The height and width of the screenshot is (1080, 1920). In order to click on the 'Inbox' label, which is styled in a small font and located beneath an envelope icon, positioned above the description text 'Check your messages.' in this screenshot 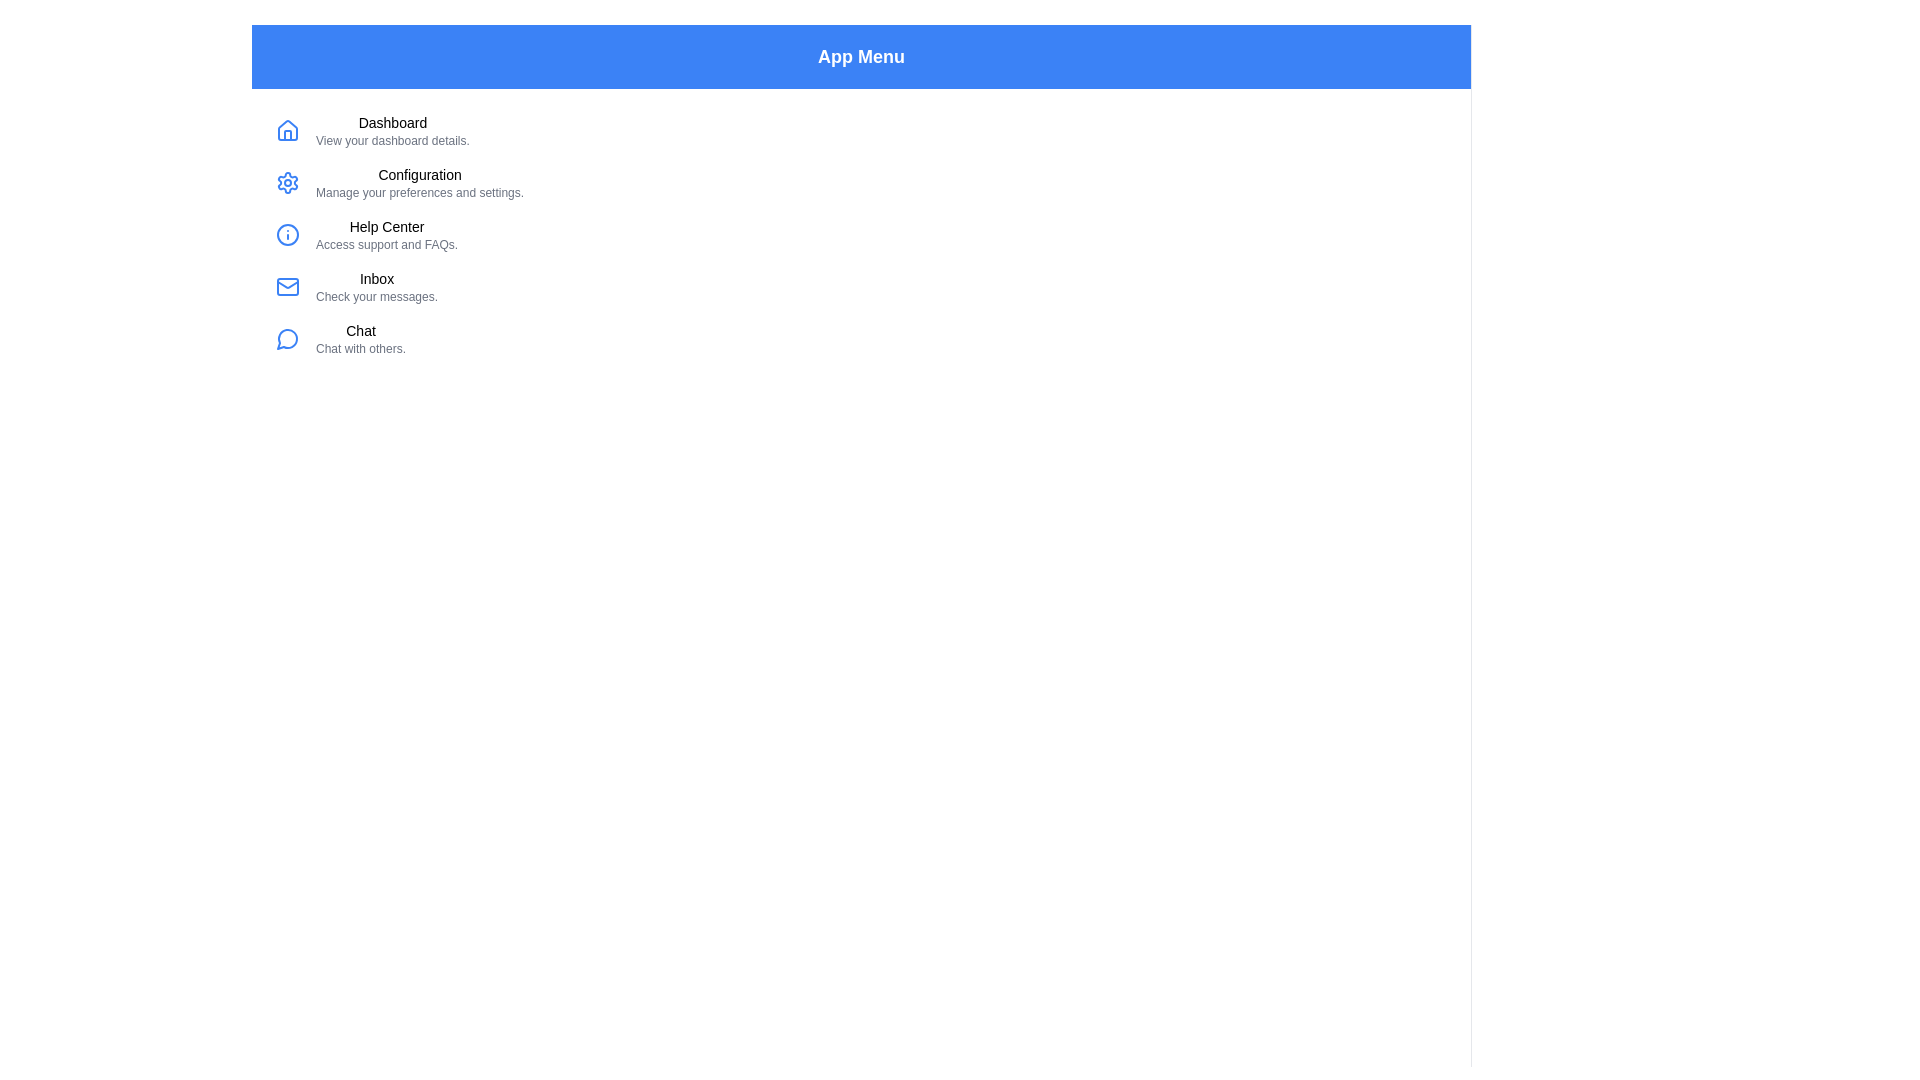, I will do `click(377, 278)`.